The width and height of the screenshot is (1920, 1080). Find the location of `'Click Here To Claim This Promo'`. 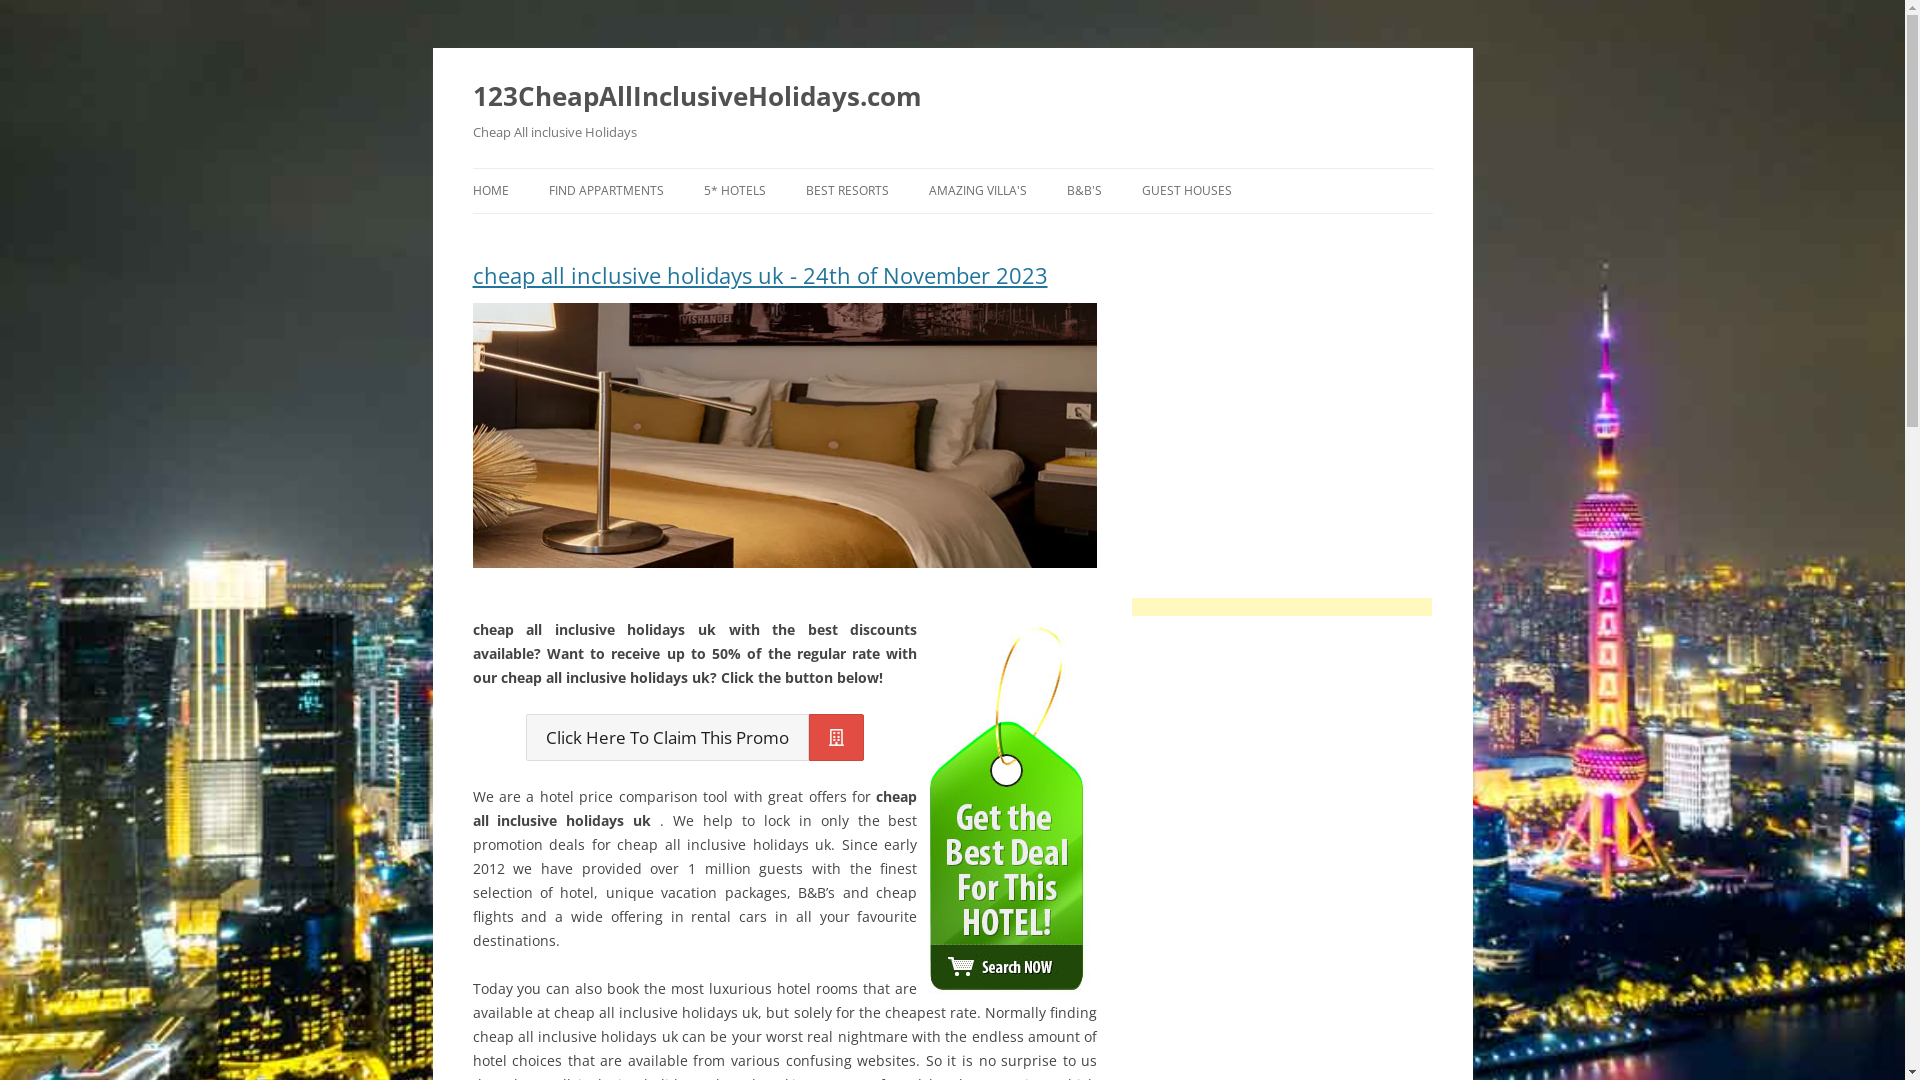

'Click Here To Claim This Promo' is located at coordinates (695, 737).